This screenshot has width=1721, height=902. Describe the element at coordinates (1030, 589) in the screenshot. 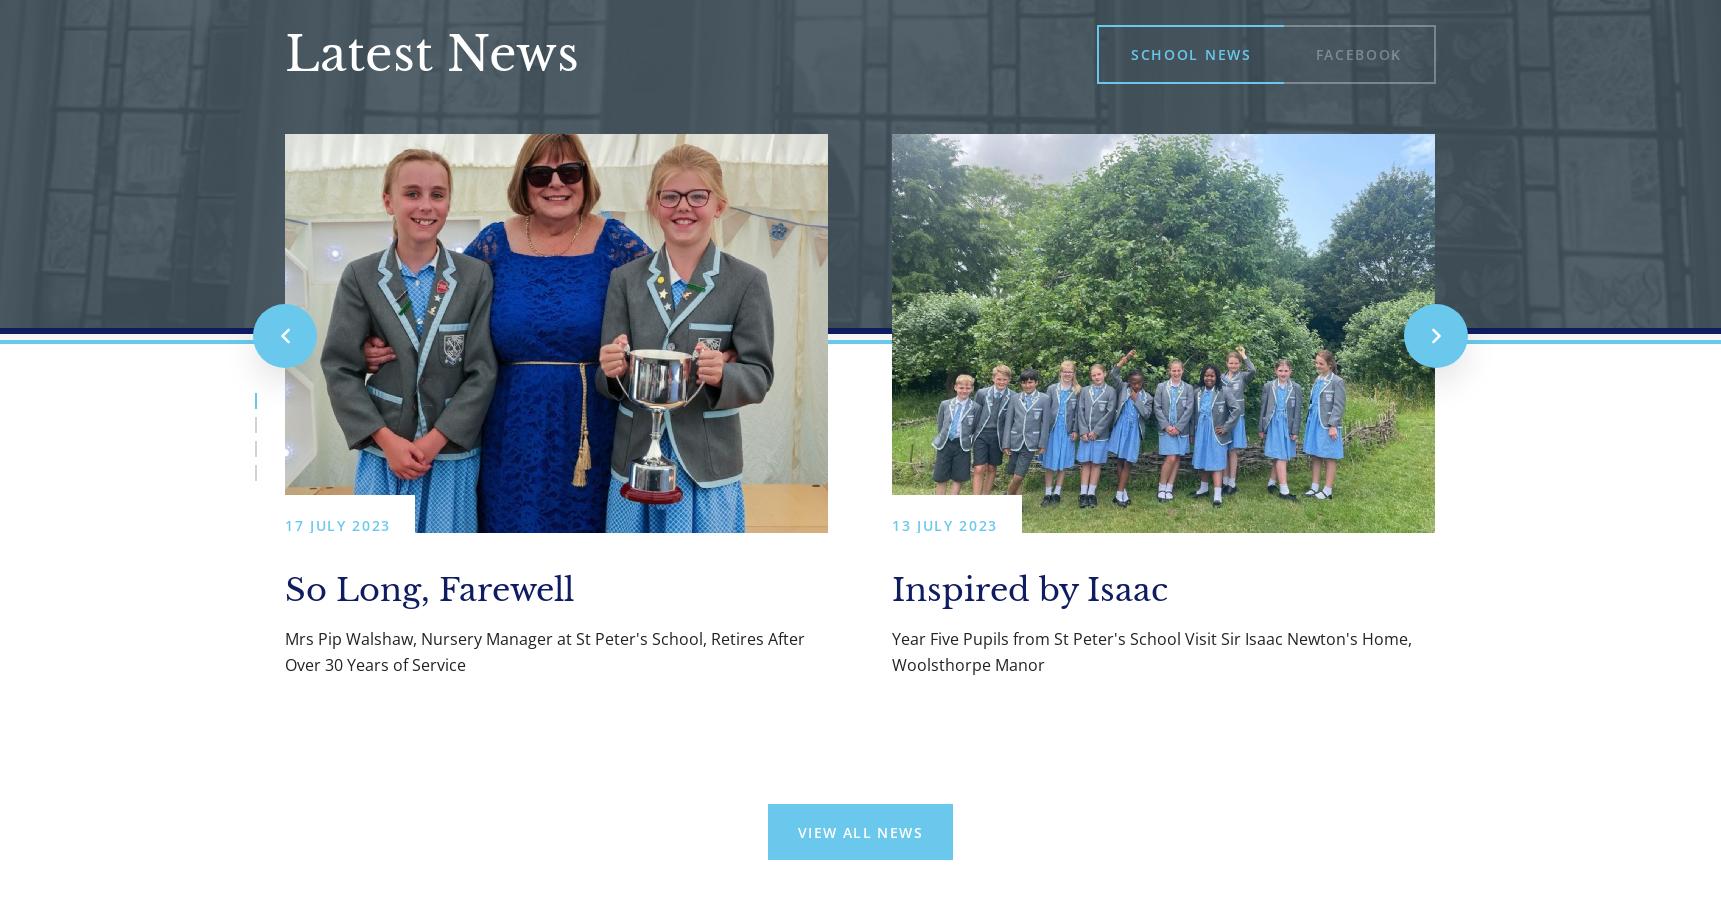

I see `'Inspired by Isaac'` at that location.